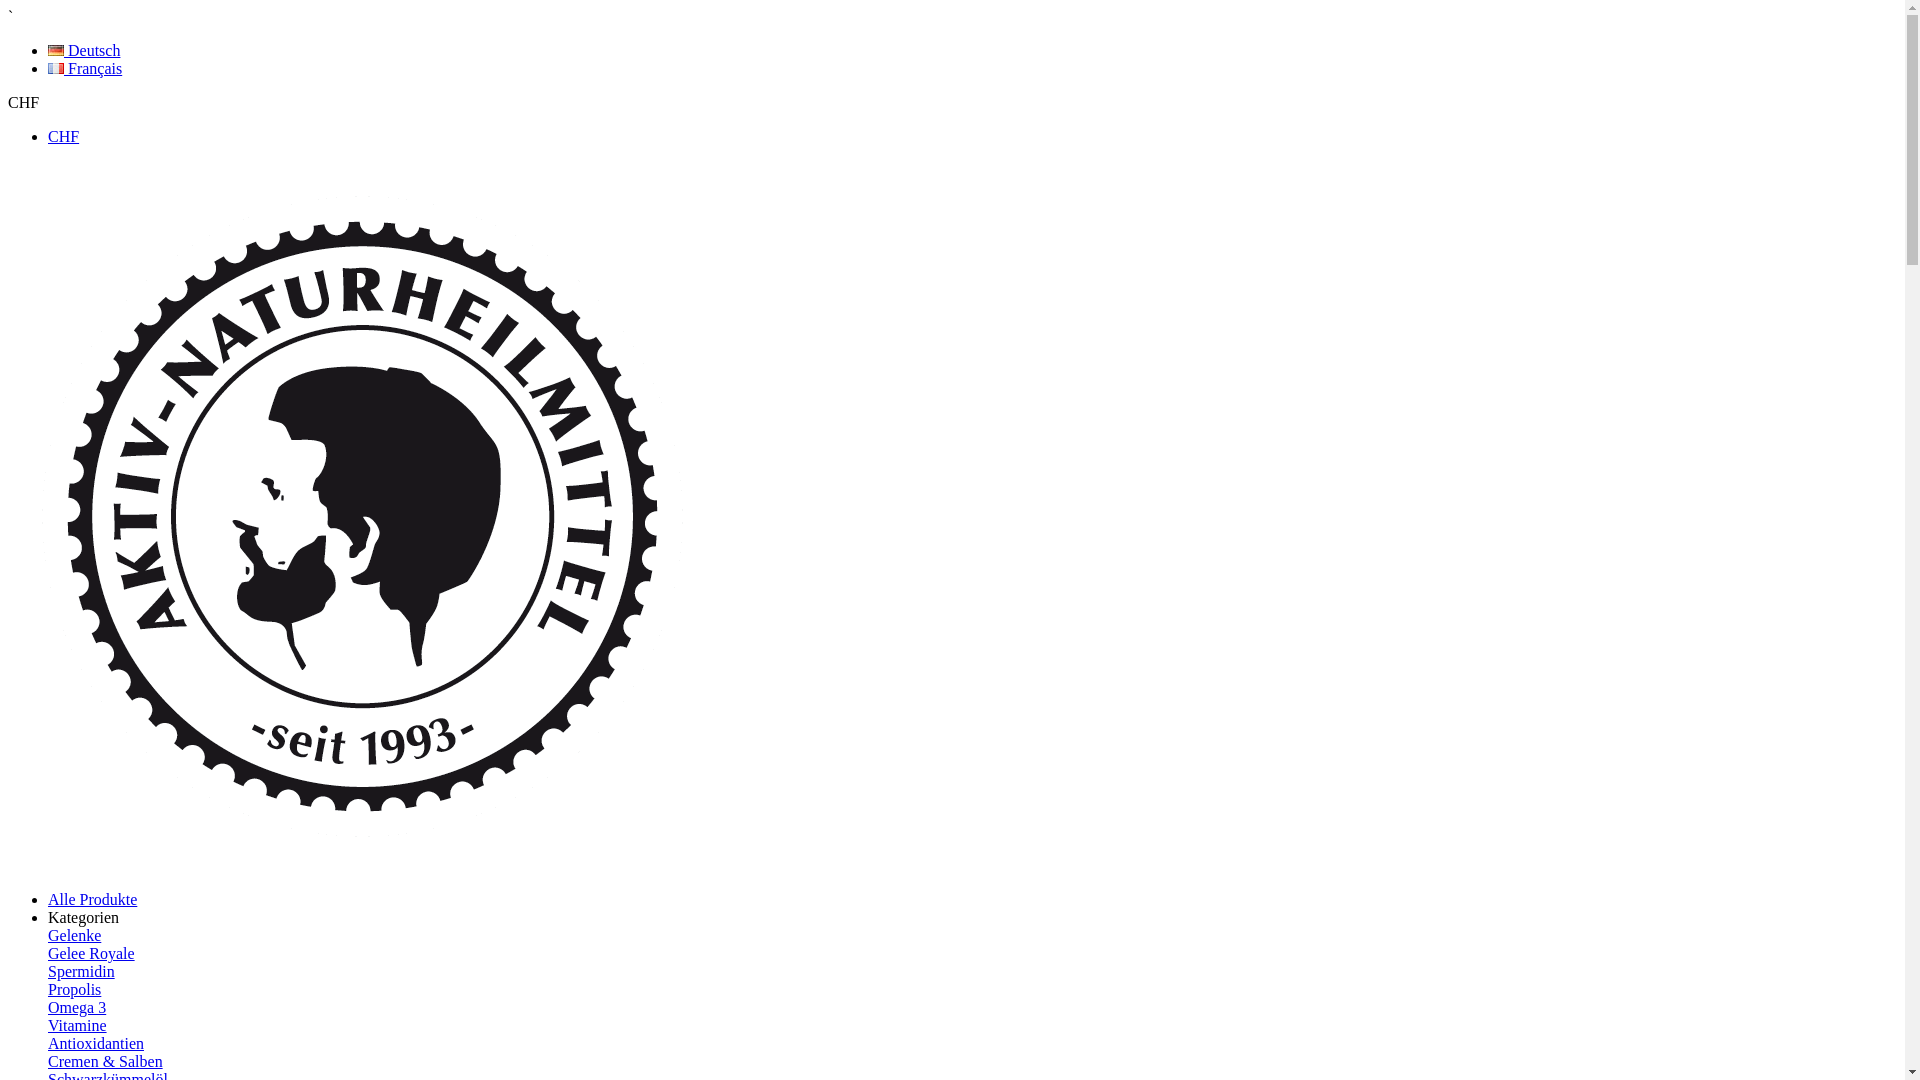  I want to click on 'Vitamine', so click(48, 1025).